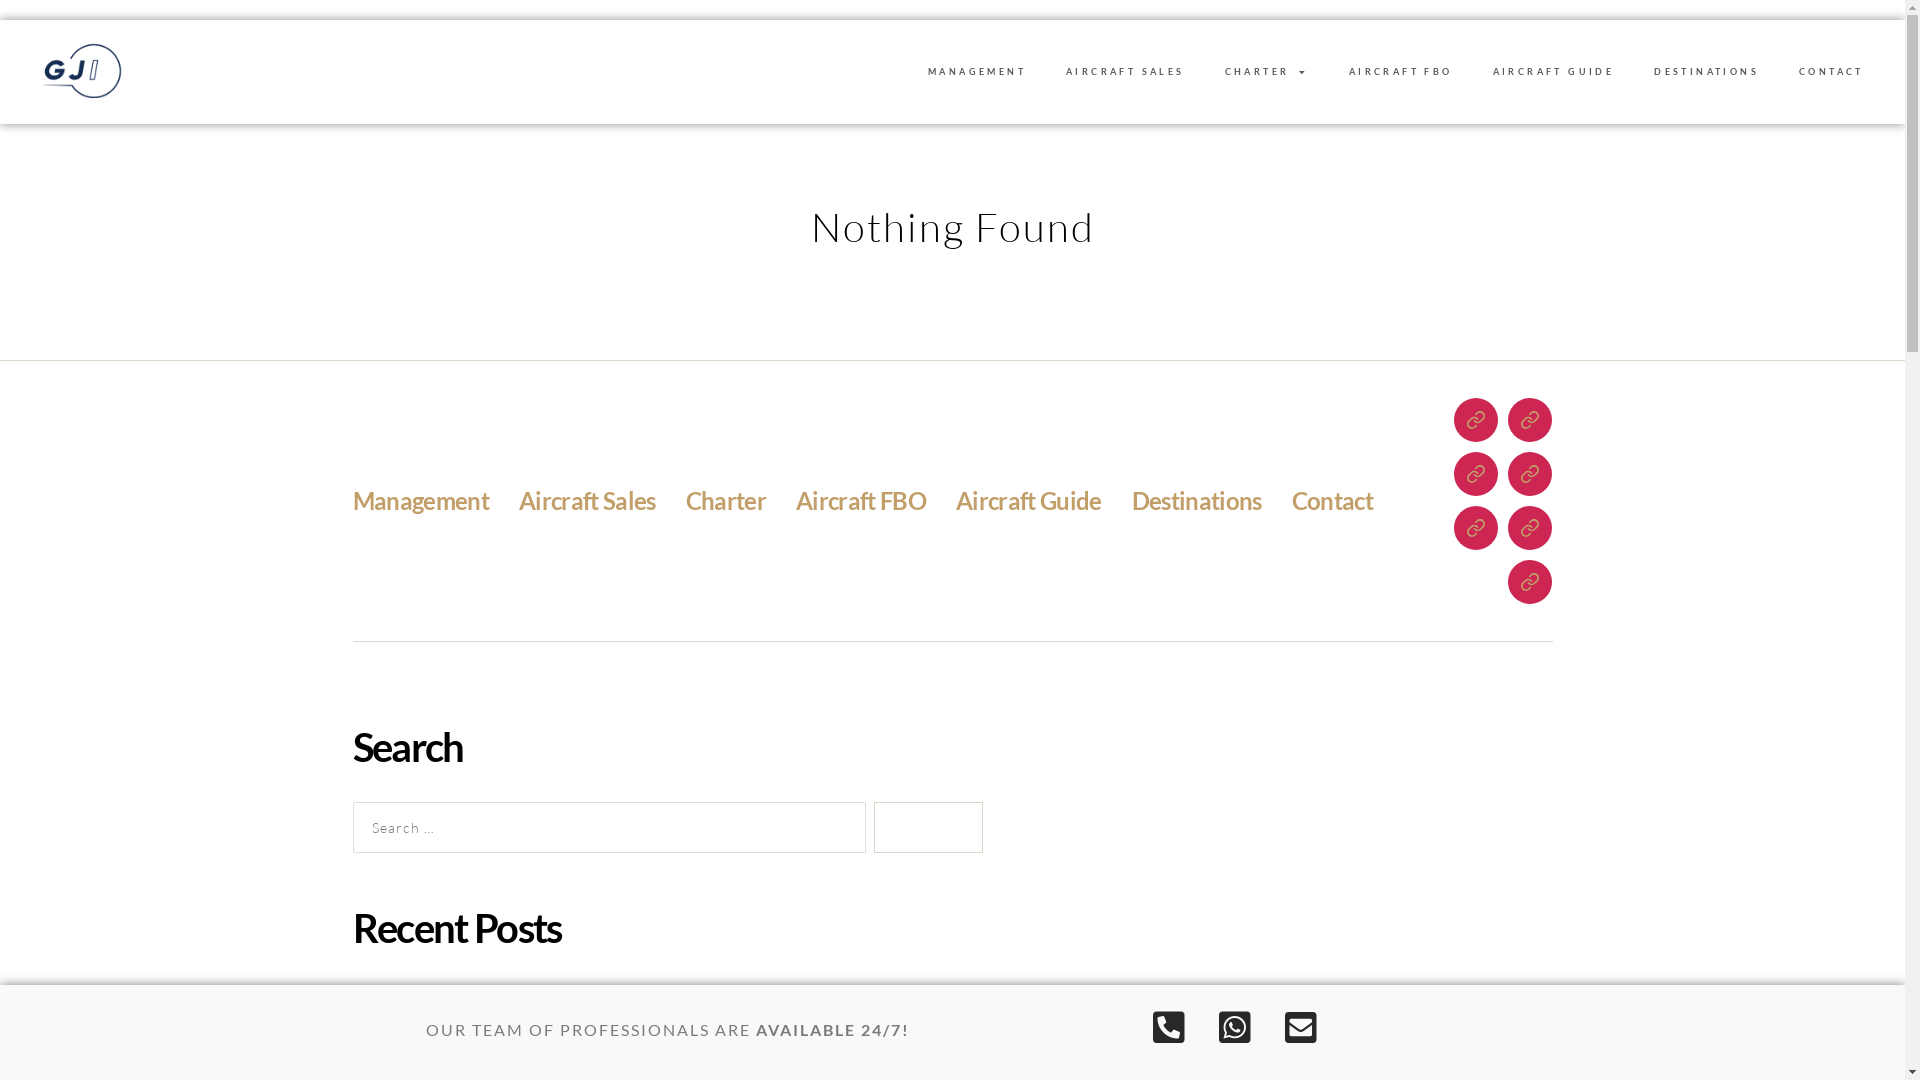 The width and height of the screenshot is (1920, 1080). Describe the element at coordinates (1266, 71) in the screenshot. I see `'CHARTER'` at that location.